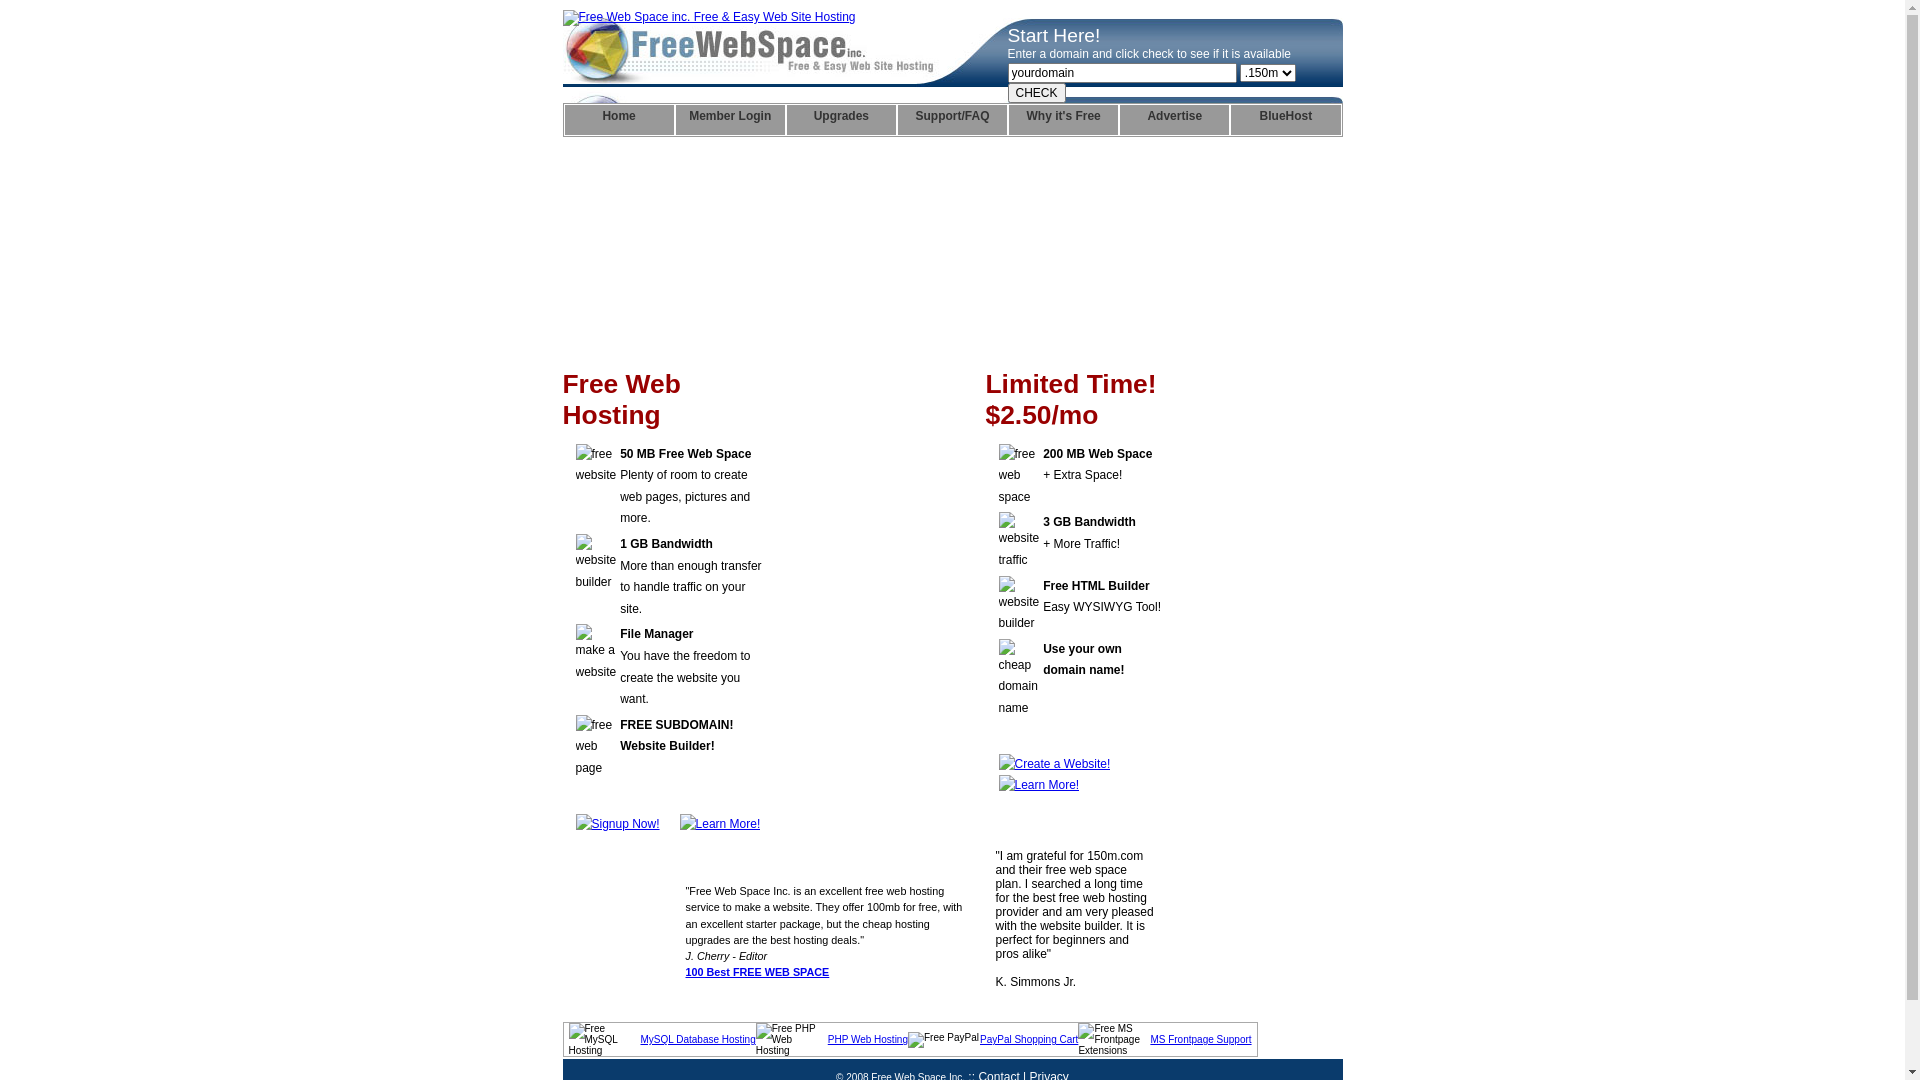 This screenshot has height=1080, width=1920. Describe the element at coordinates (868, 1038) in the screenshot. I see `'PHP Web Hosting'` at that location.